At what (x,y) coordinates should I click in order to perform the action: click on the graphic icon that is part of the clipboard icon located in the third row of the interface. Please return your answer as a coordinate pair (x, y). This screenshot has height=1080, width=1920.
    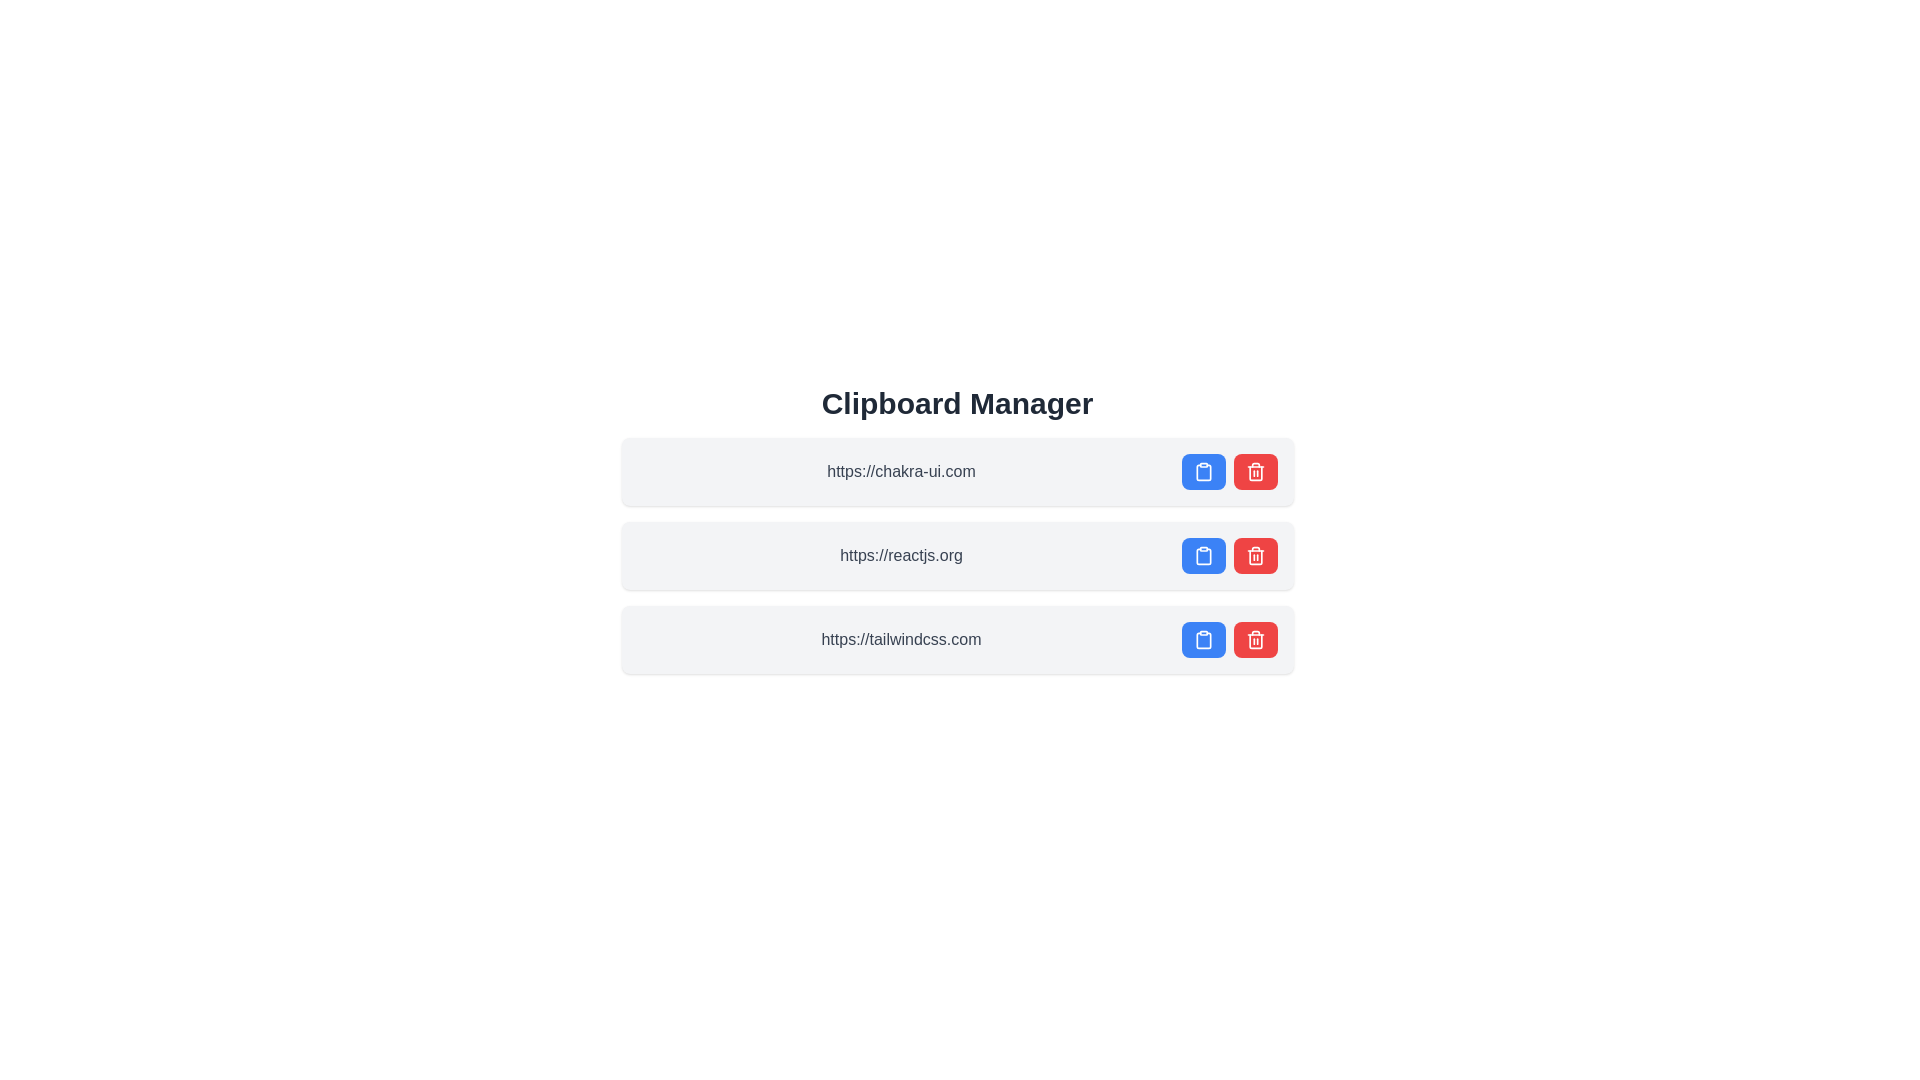
    Looking at the image, I should click on (1202, 640).